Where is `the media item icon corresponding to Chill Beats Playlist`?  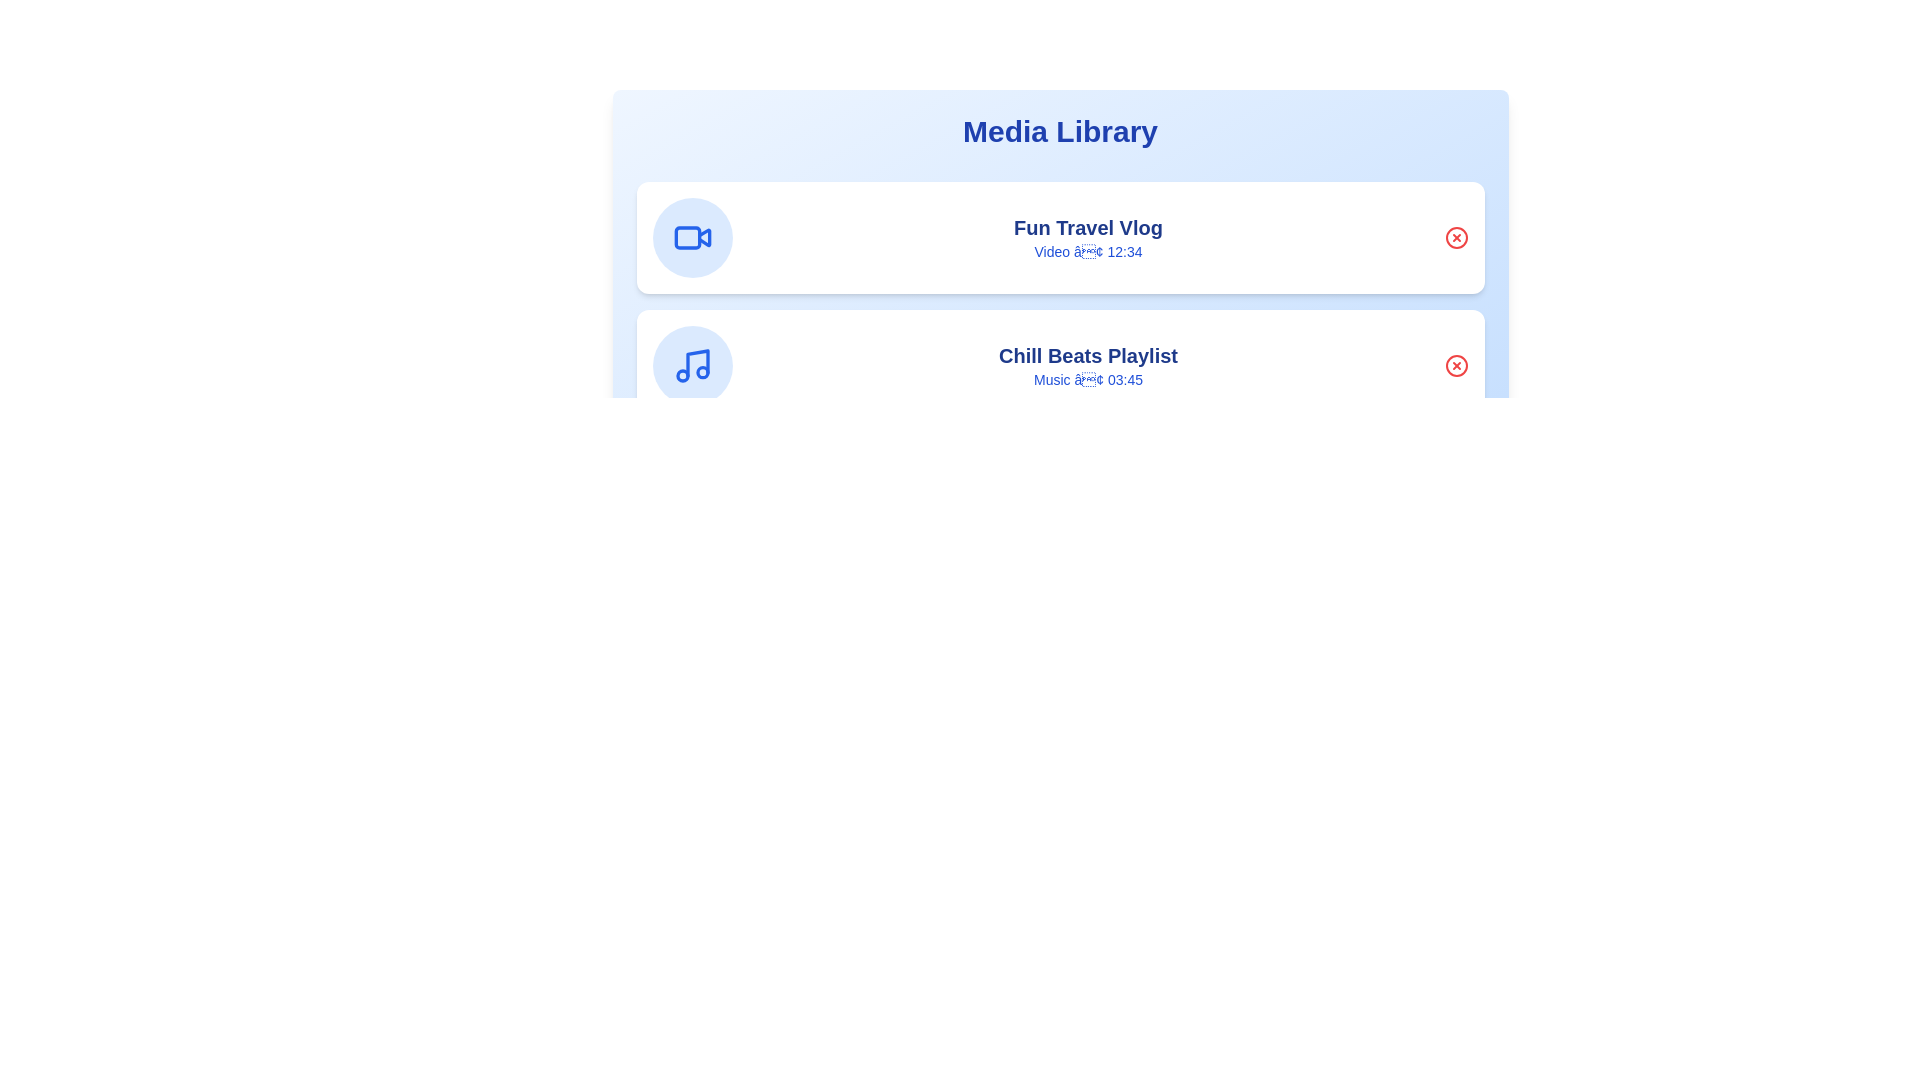
the media item icon corresponding to Chill Beats Playlist is located at coordinates (692, 366).